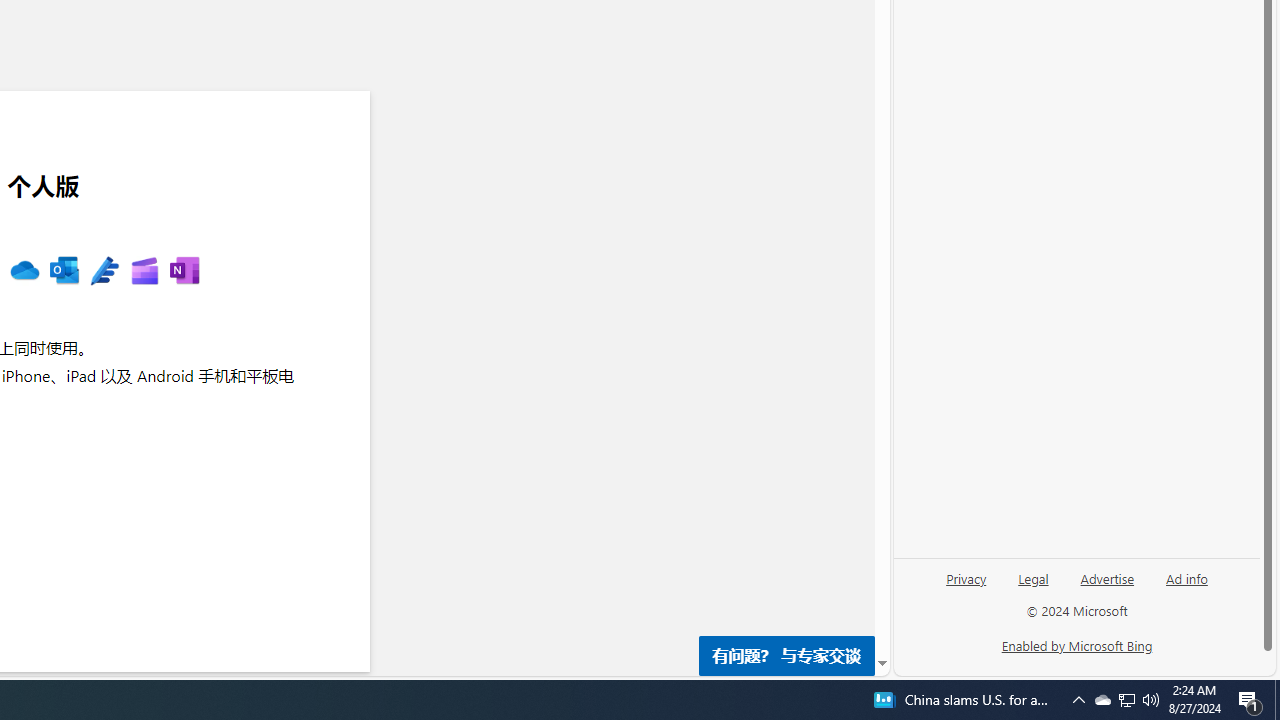  Describe the element at coordinates (143, 271) in the screenshot. I see `'MS Clipchamp'` at that location.